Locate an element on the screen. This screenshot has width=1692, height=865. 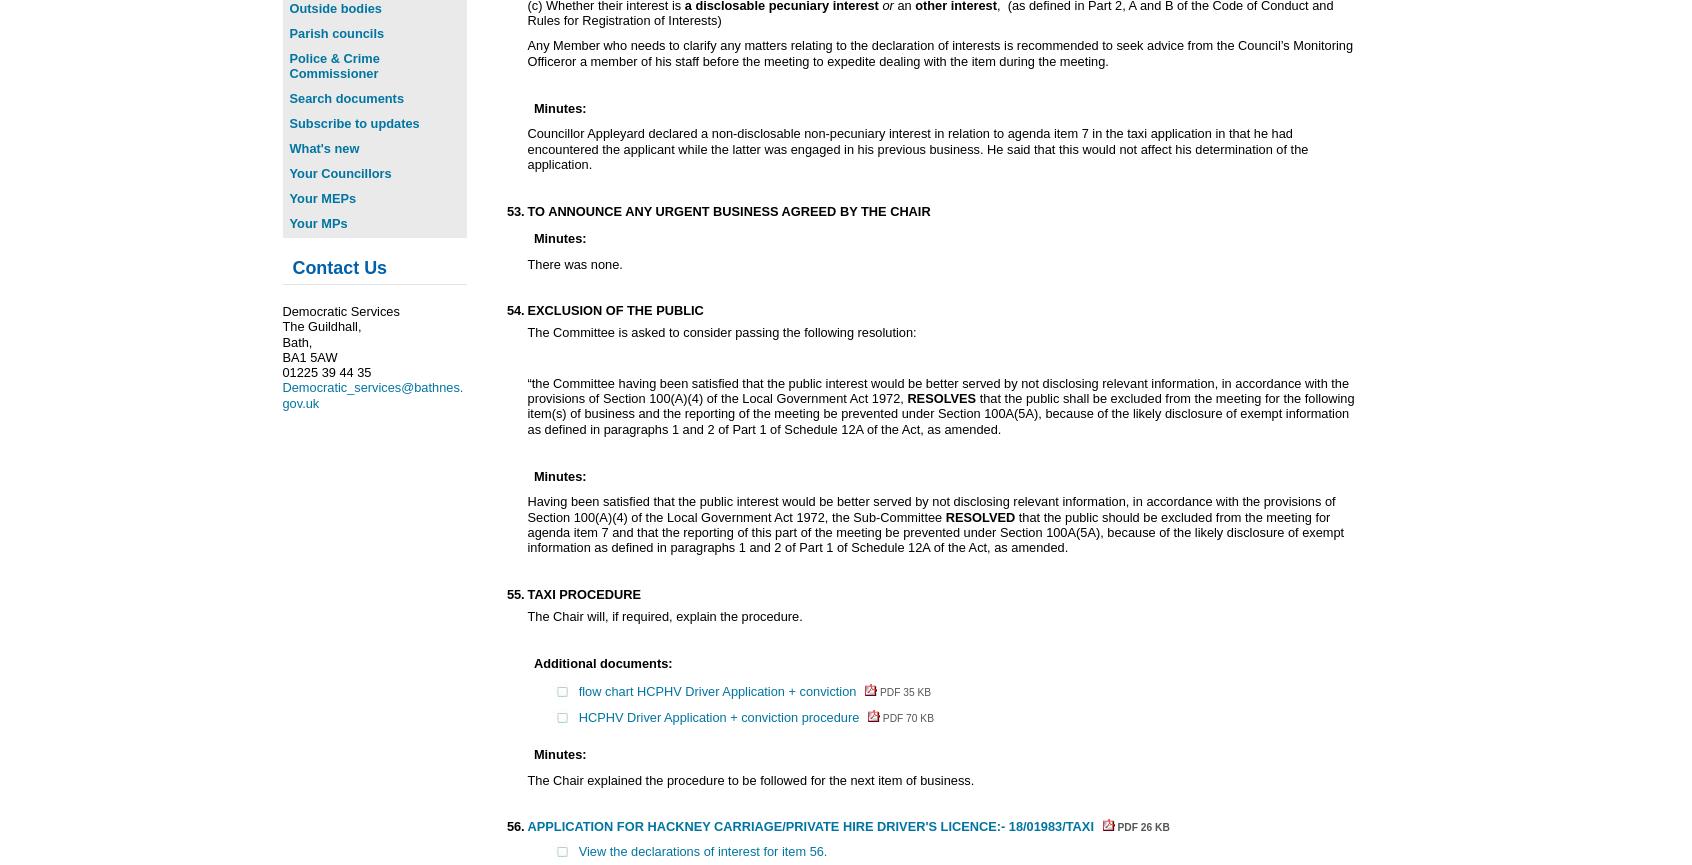
'flow chart HCPHV Driver Application + conviction' is located at coordinates (717, 690).